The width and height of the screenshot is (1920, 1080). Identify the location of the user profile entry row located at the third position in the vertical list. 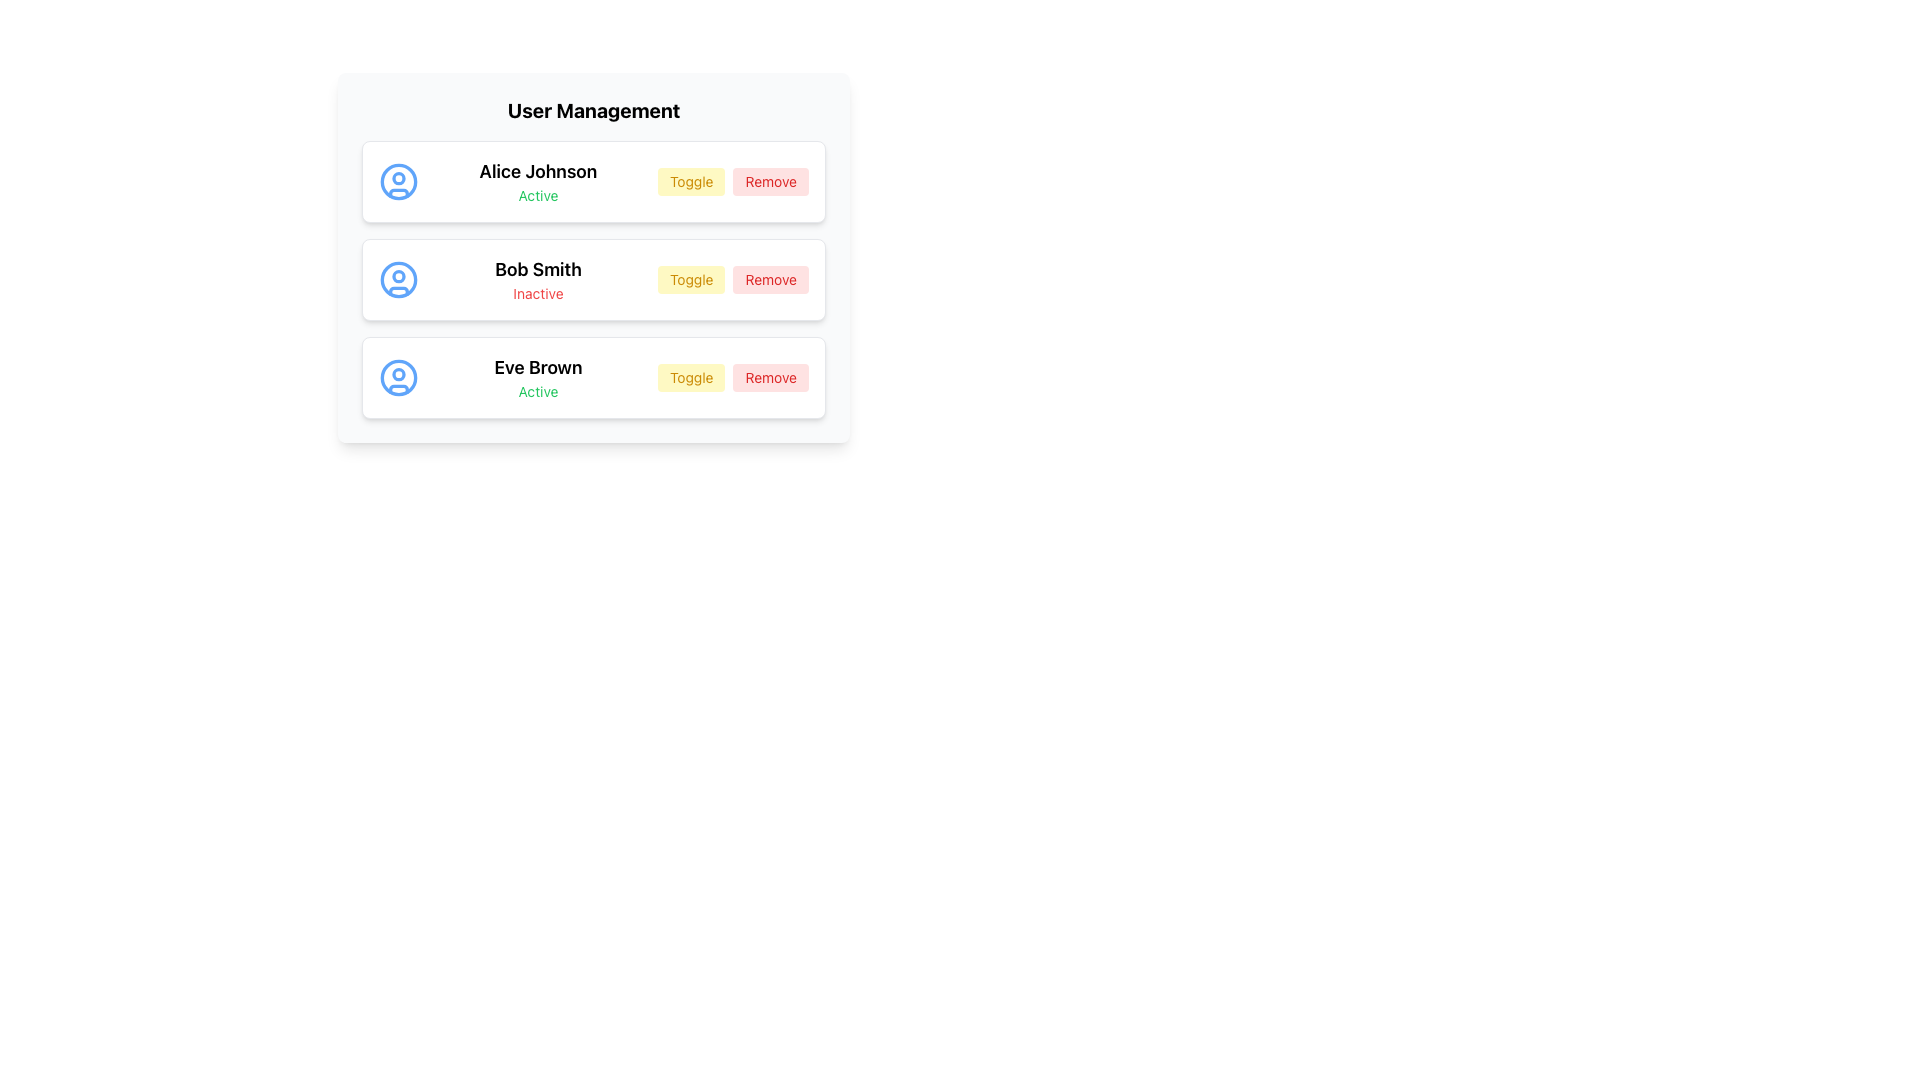
(593, 378).